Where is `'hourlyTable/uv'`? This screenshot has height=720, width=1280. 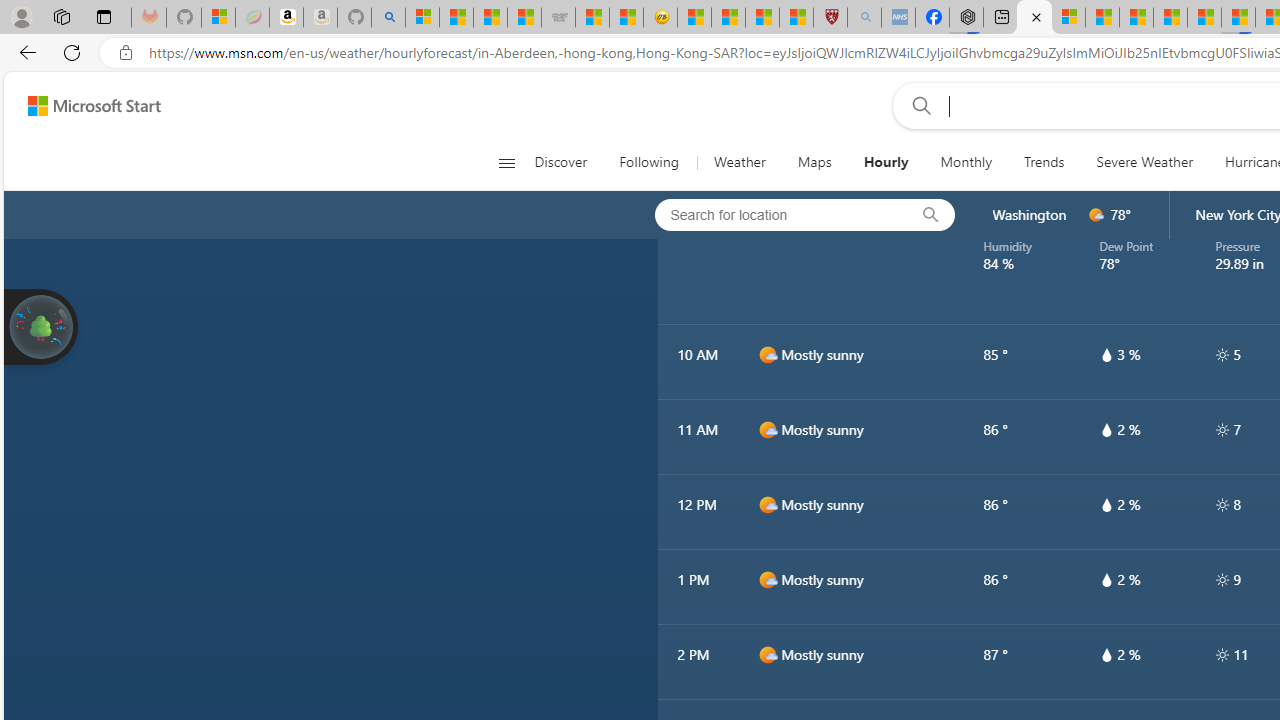 'hourlyTable/uv' is located at coordinates (1221, 654).